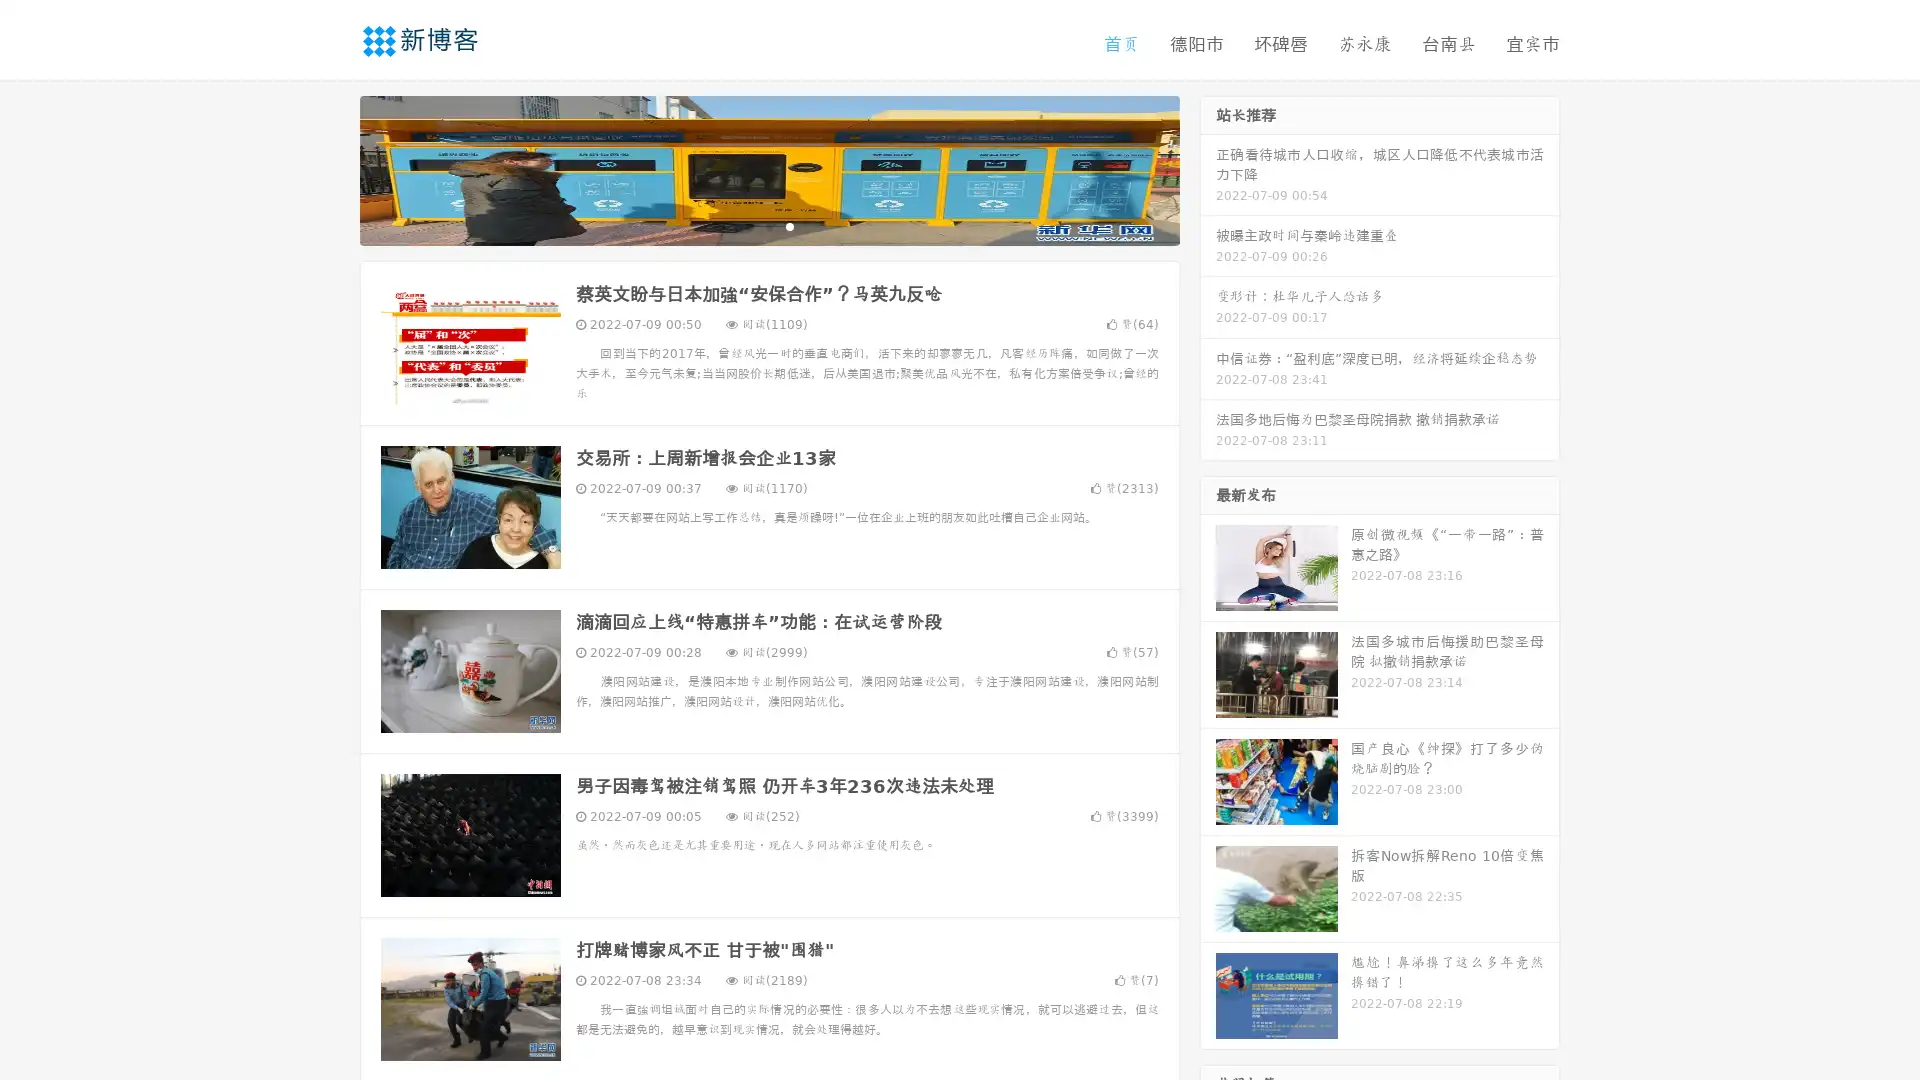  Describe the element at coordinates (768, 225) in the screenshot. I see `Go to slide 2` at that location.